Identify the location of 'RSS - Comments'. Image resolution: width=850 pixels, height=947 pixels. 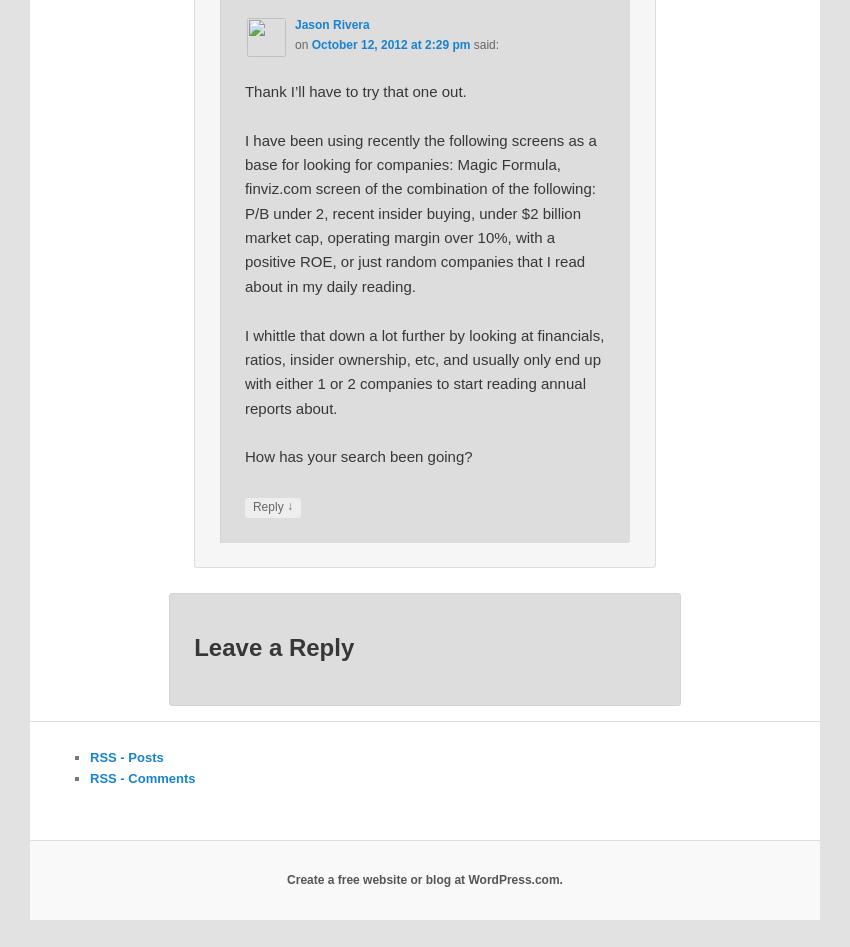
(89, 777).